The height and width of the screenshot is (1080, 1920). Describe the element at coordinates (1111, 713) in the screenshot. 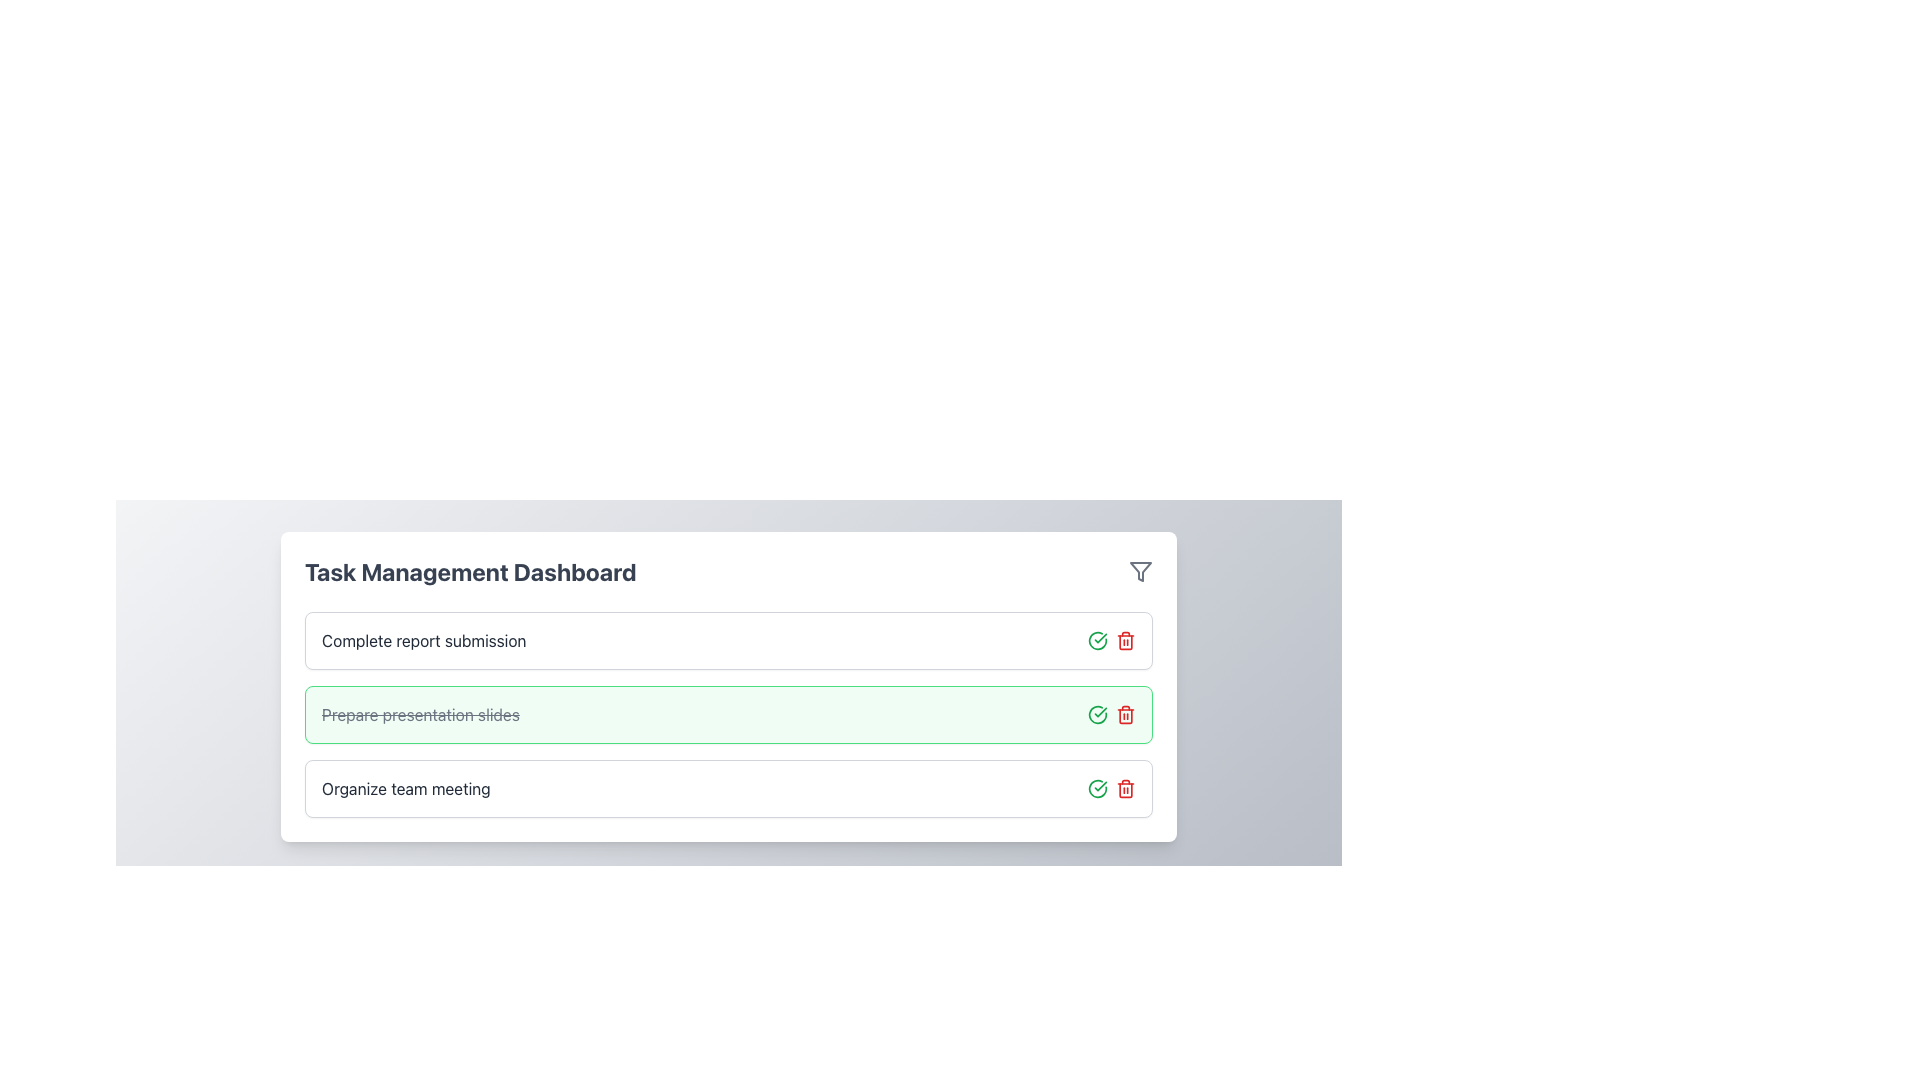

I see `the red trash can icon in the 'Prepare presentation slides' task row` at that location.